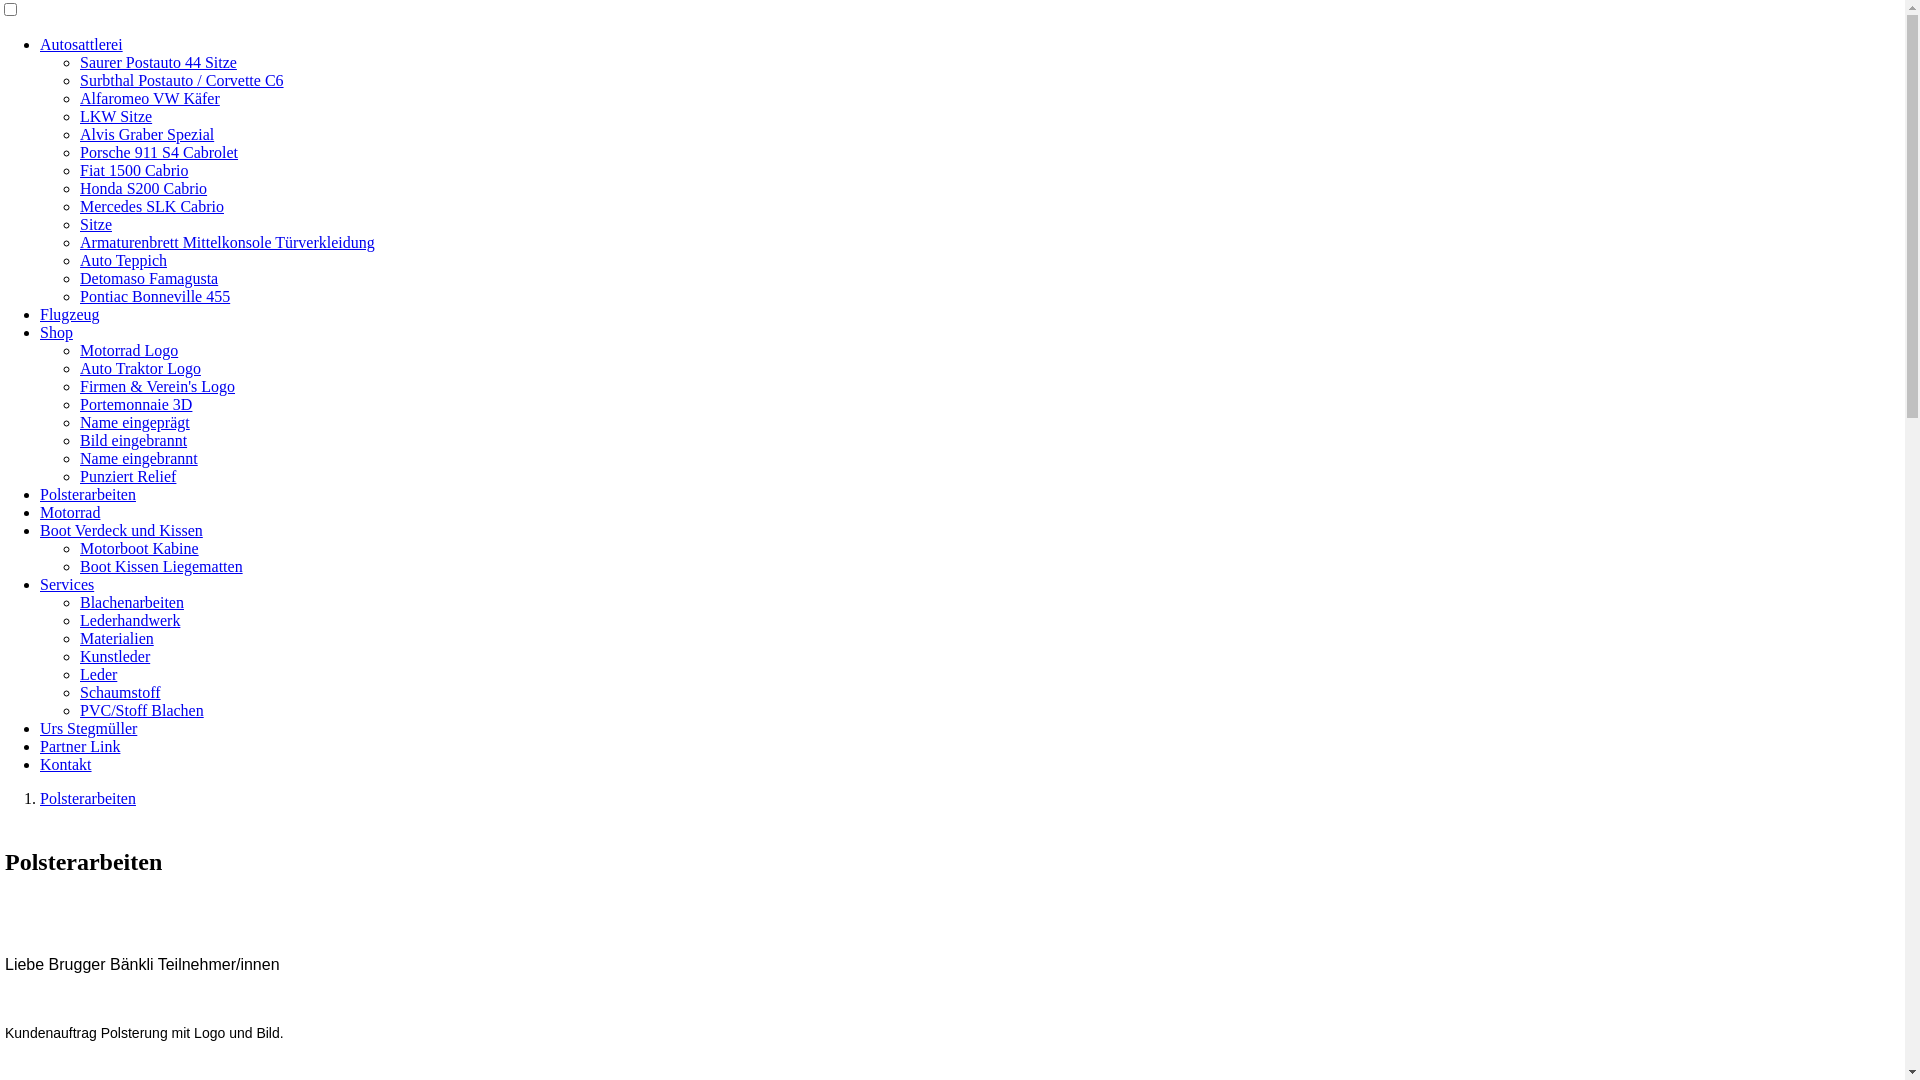 The height and width of the screenshot is (1080, 1920). Describe the element at coordinates (80, 224) in the screenshot. I see `'Sitze'` at that location.